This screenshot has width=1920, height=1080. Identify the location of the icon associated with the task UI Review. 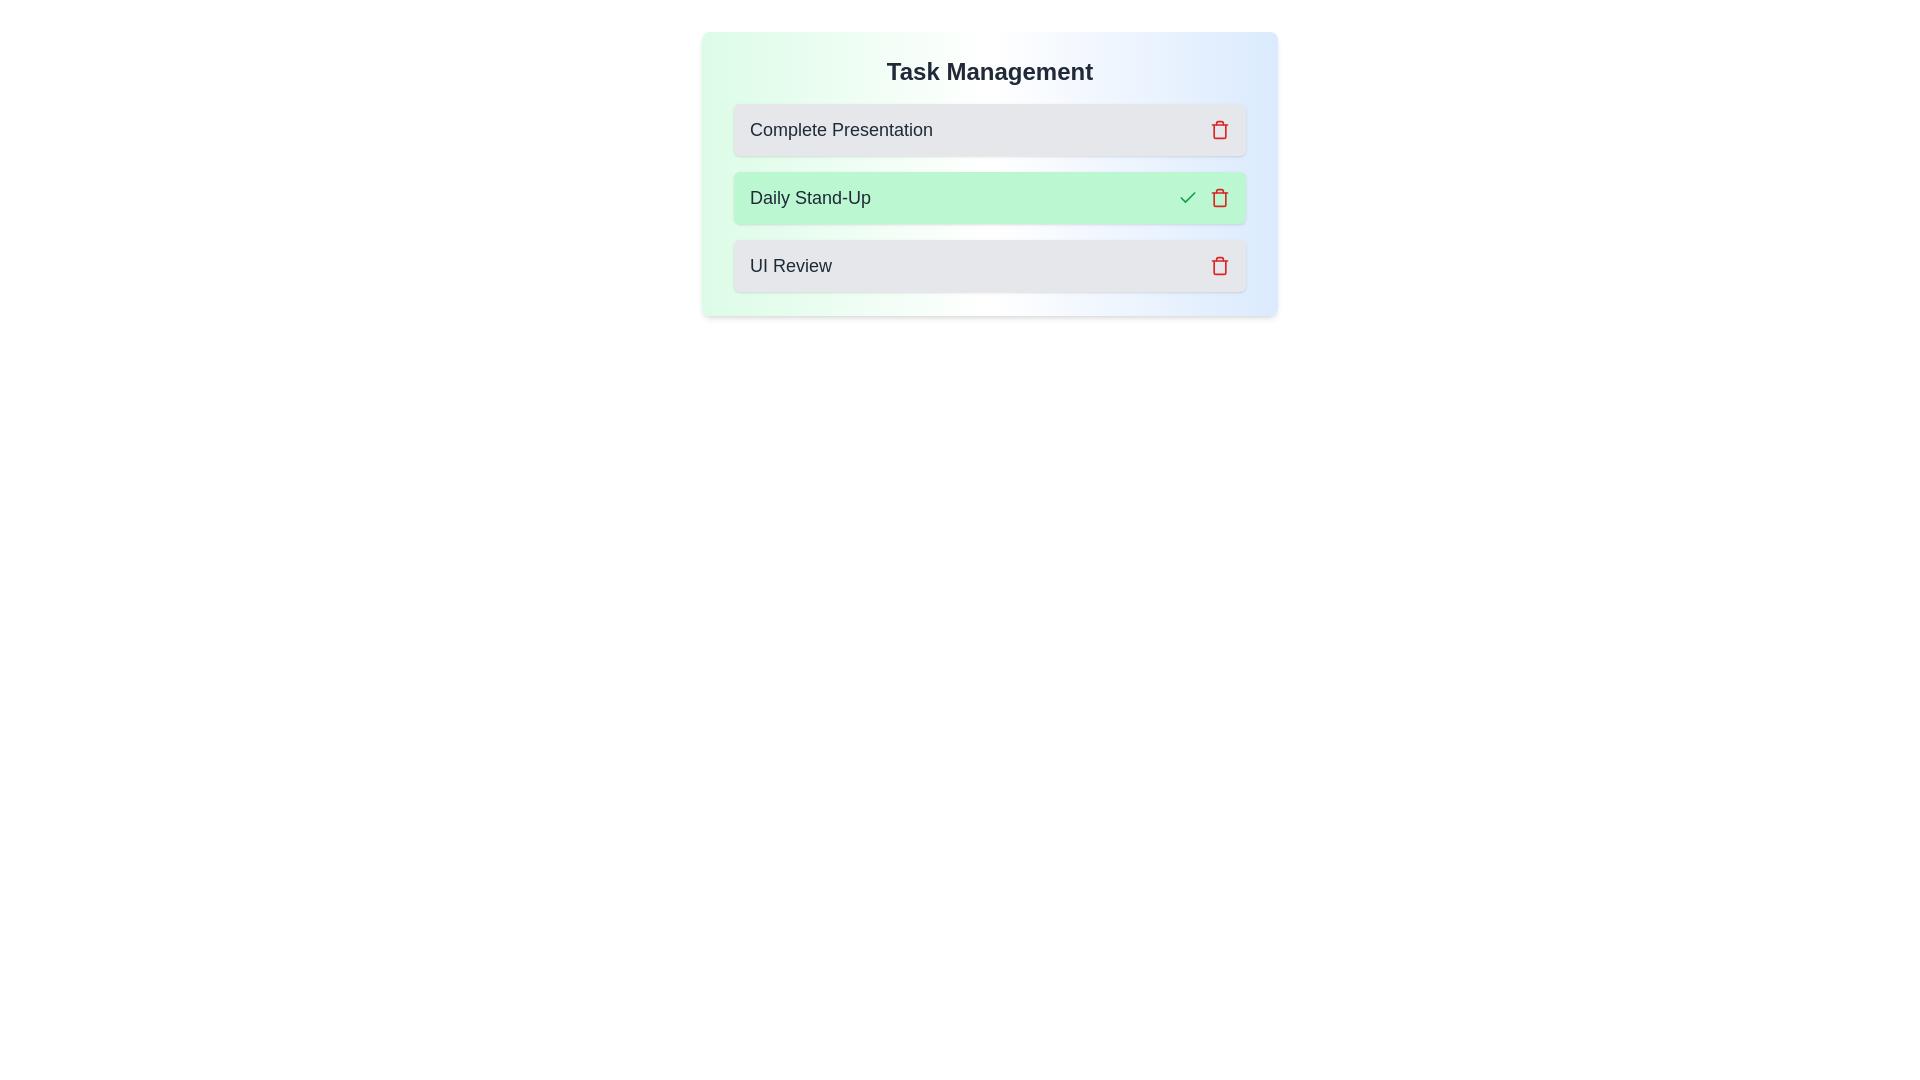
(1218, 265).